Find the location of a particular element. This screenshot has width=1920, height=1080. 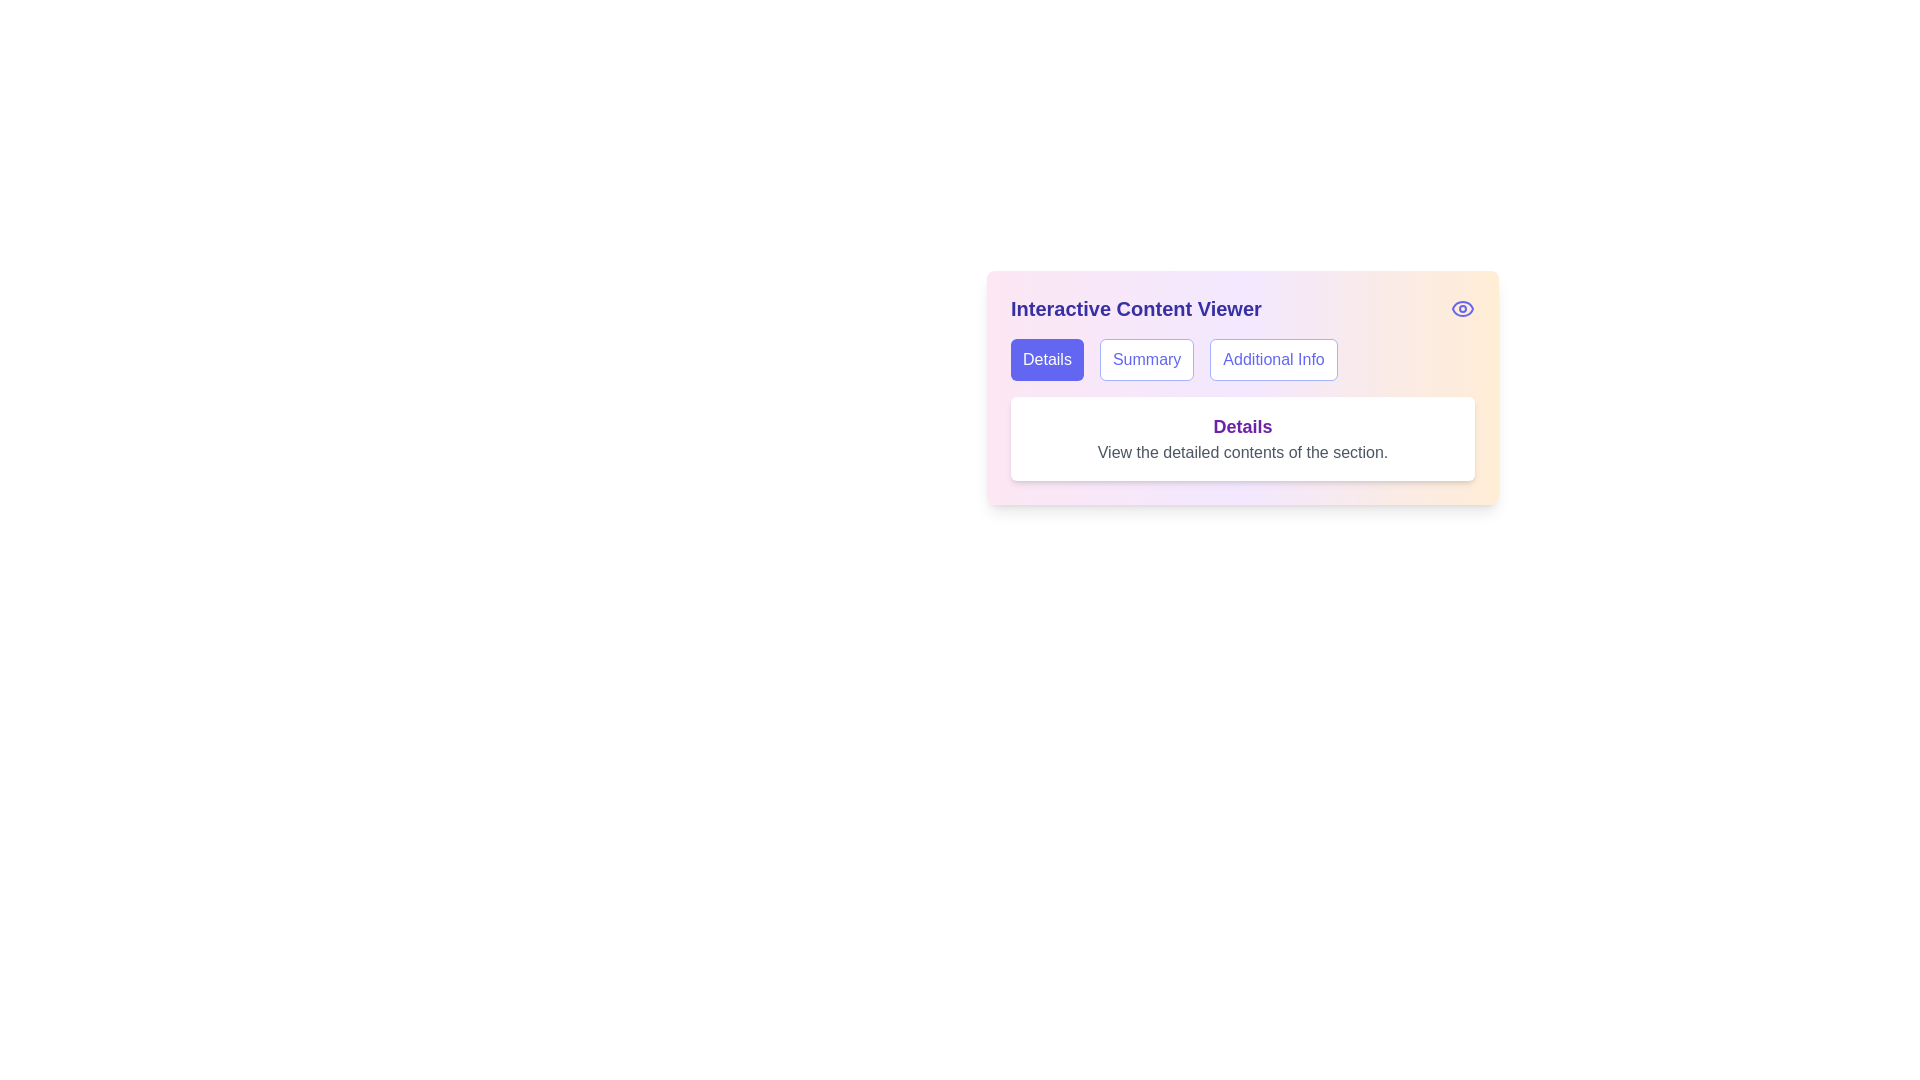

the 'Summary' button, which is a rectangular button with rounded corners and indigo text, located in the upper section of the 'Interactive Content Viewer' is located at coordinates (1147, 358).